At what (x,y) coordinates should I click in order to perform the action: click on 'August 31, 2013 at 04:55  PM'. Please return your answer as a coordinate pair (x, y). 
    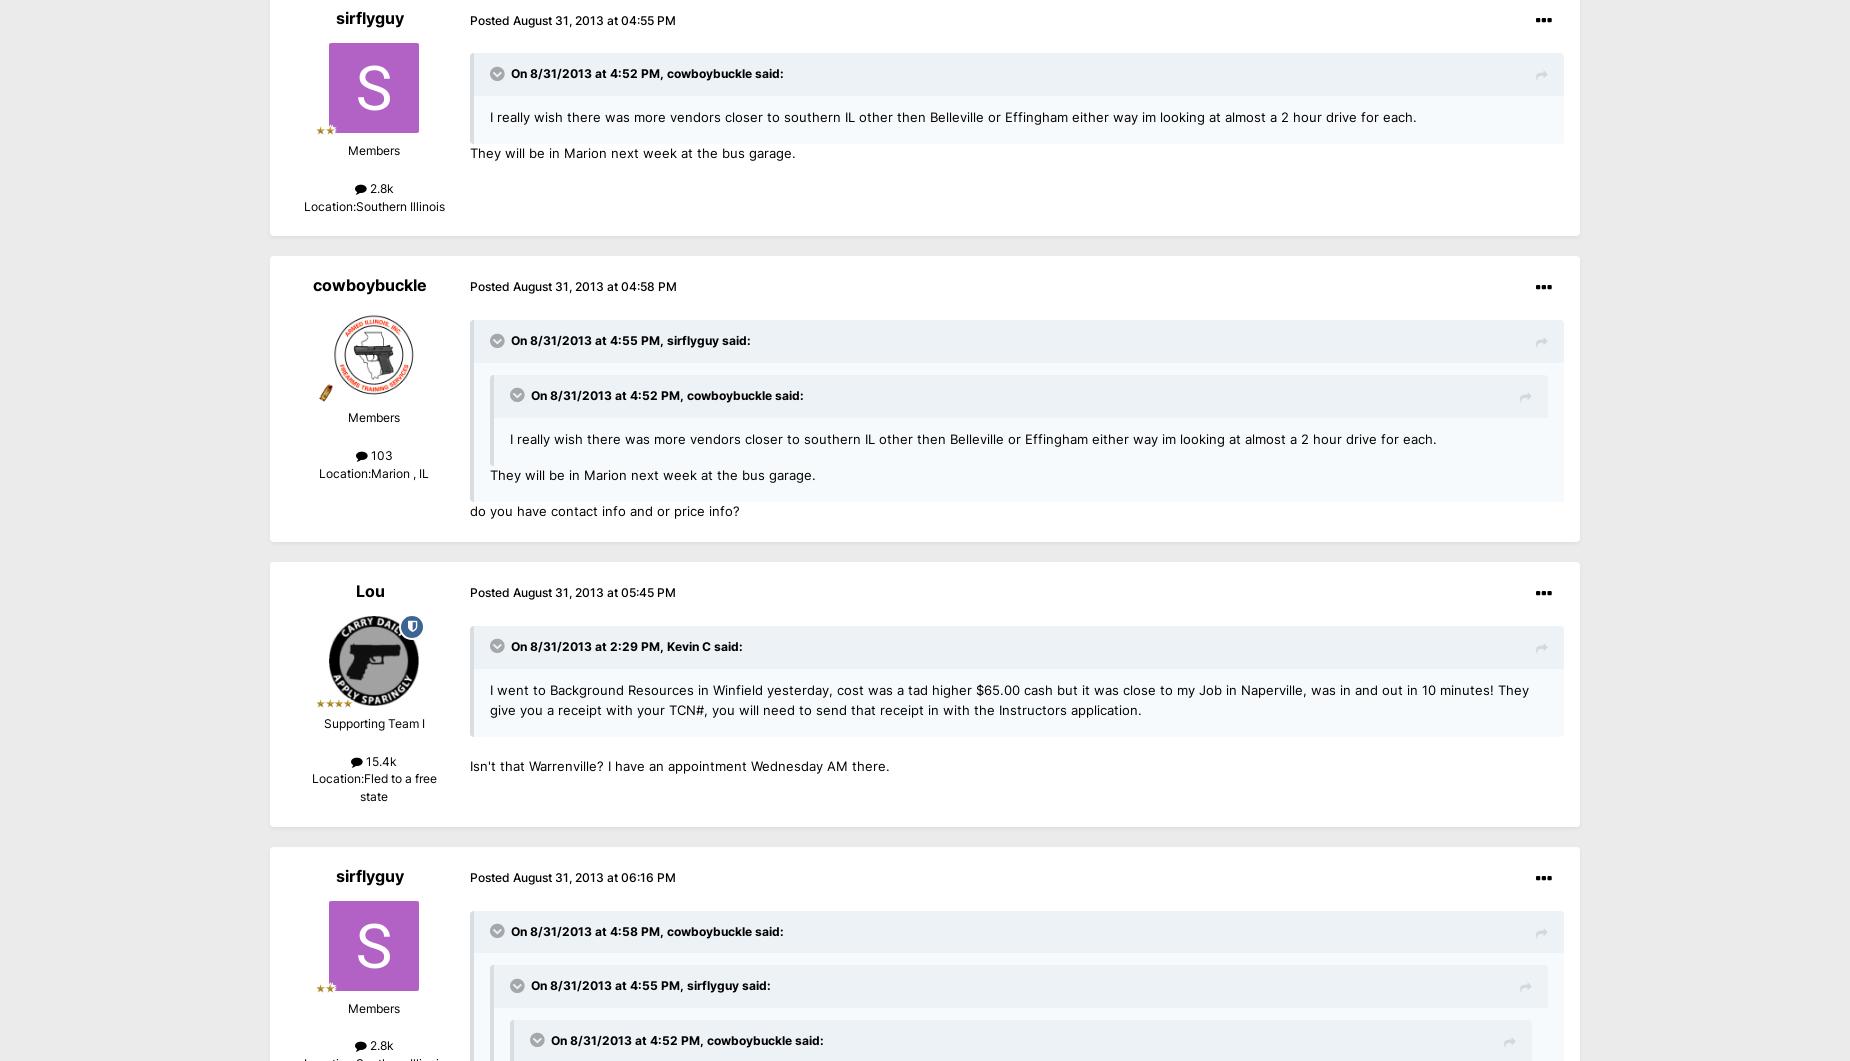
    Looking at the image, I should click on (594, 20).